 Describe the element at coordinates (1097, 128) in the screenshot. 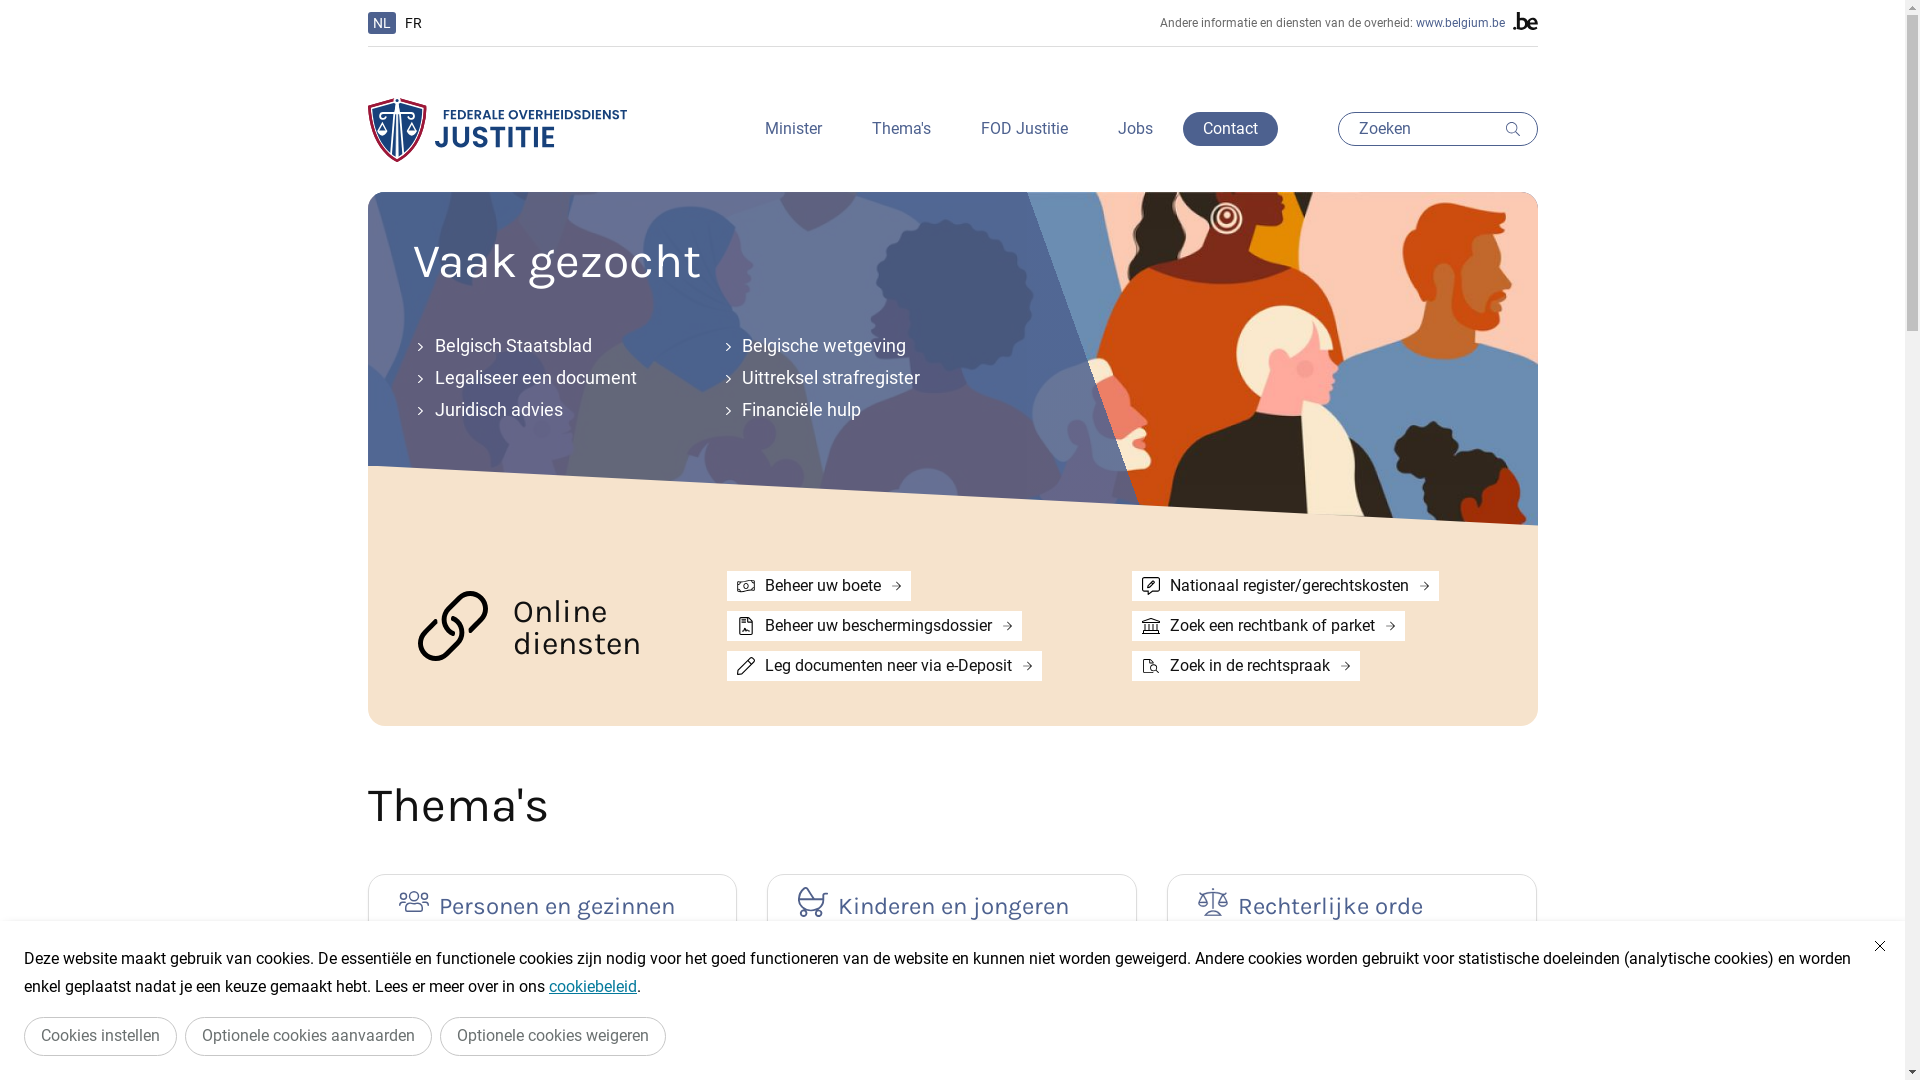

I see `'Jobs'` at that location.